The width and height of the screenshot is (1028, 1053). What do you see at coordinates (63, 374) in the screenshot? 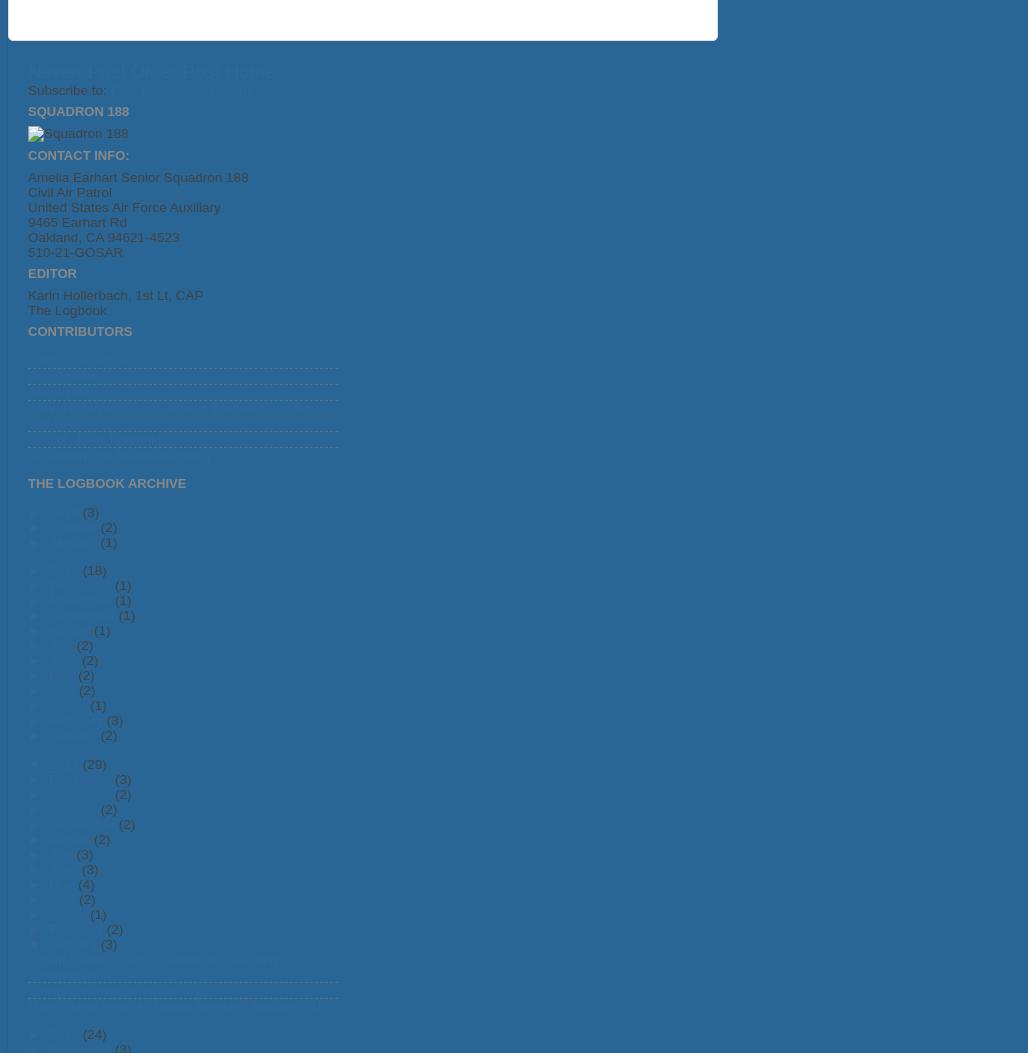
I see `'Eric Choate'` at bounding box center [63, 374].